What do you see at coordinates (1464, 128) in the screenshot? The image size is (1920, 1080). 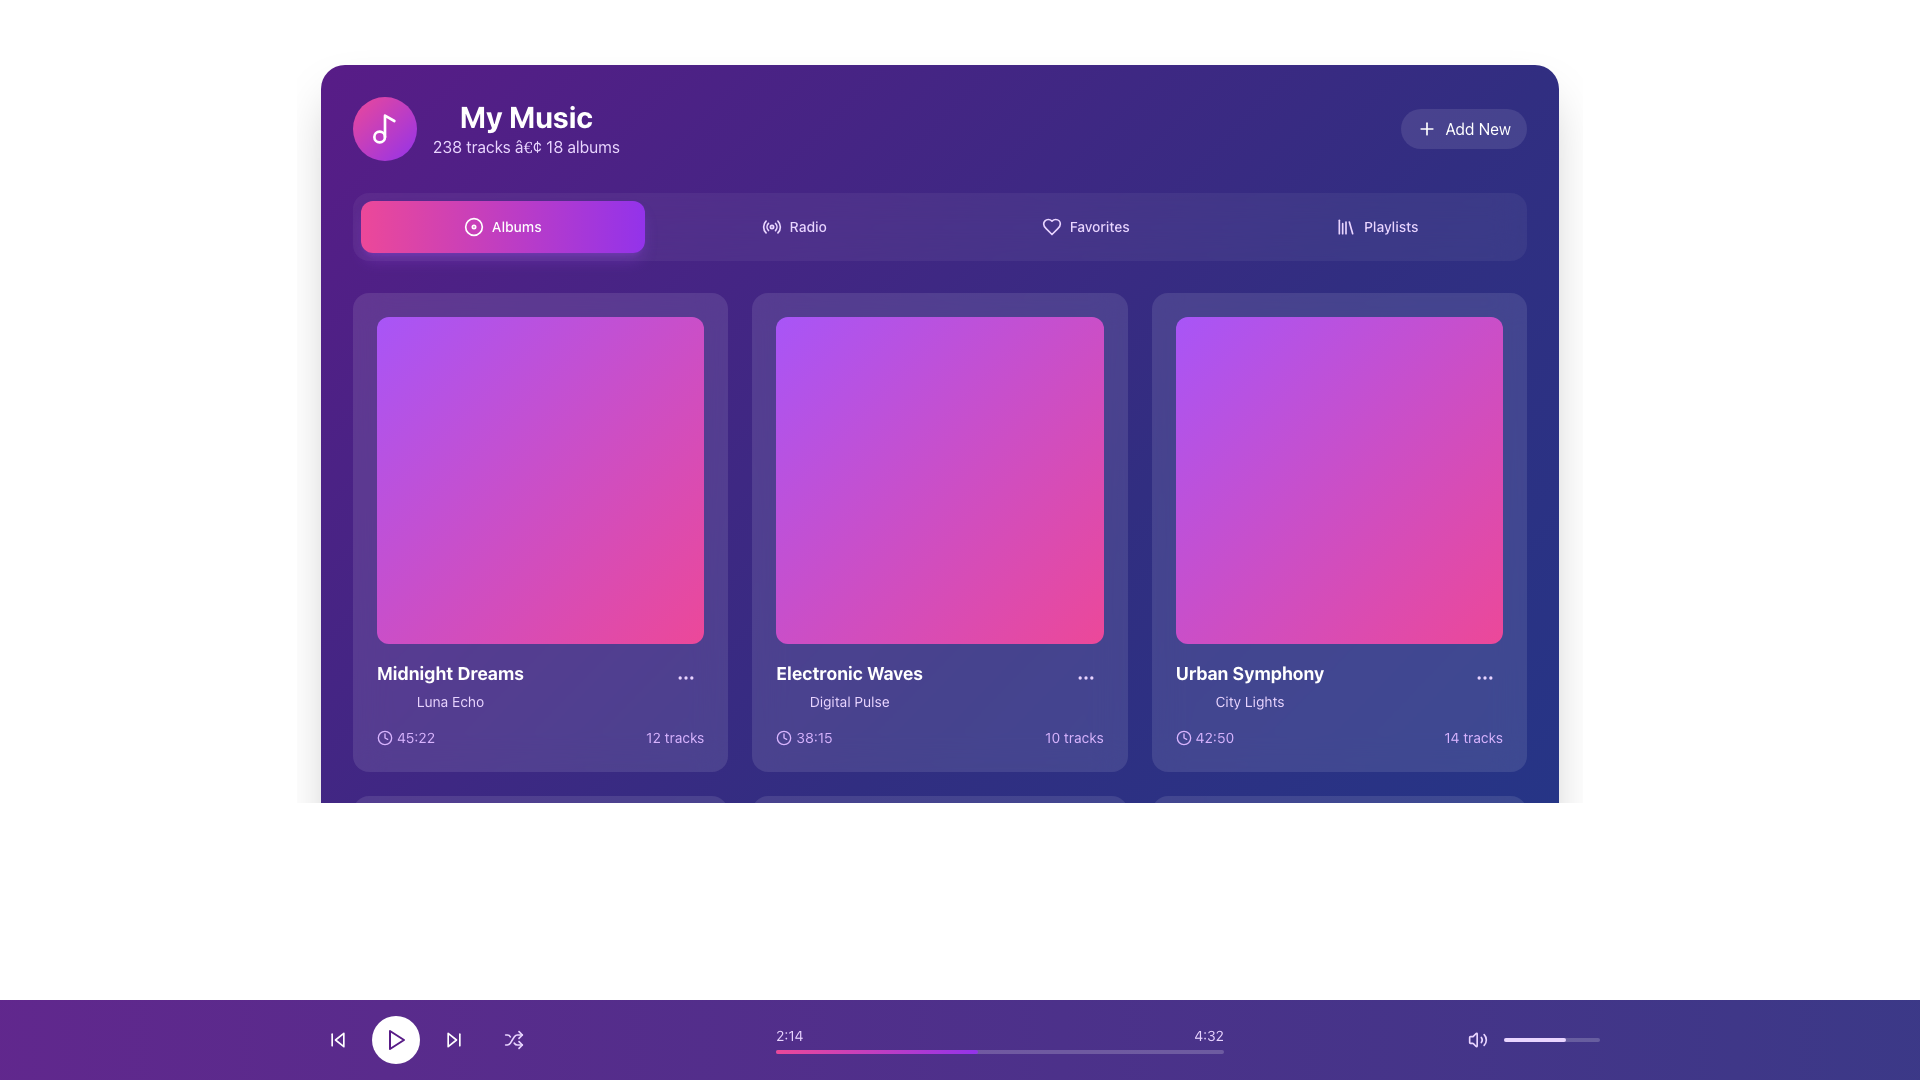 I see `the add new content button located in the top-right corner of the interface, adjacent to the user's music details` at bounding box center [1464, 128].